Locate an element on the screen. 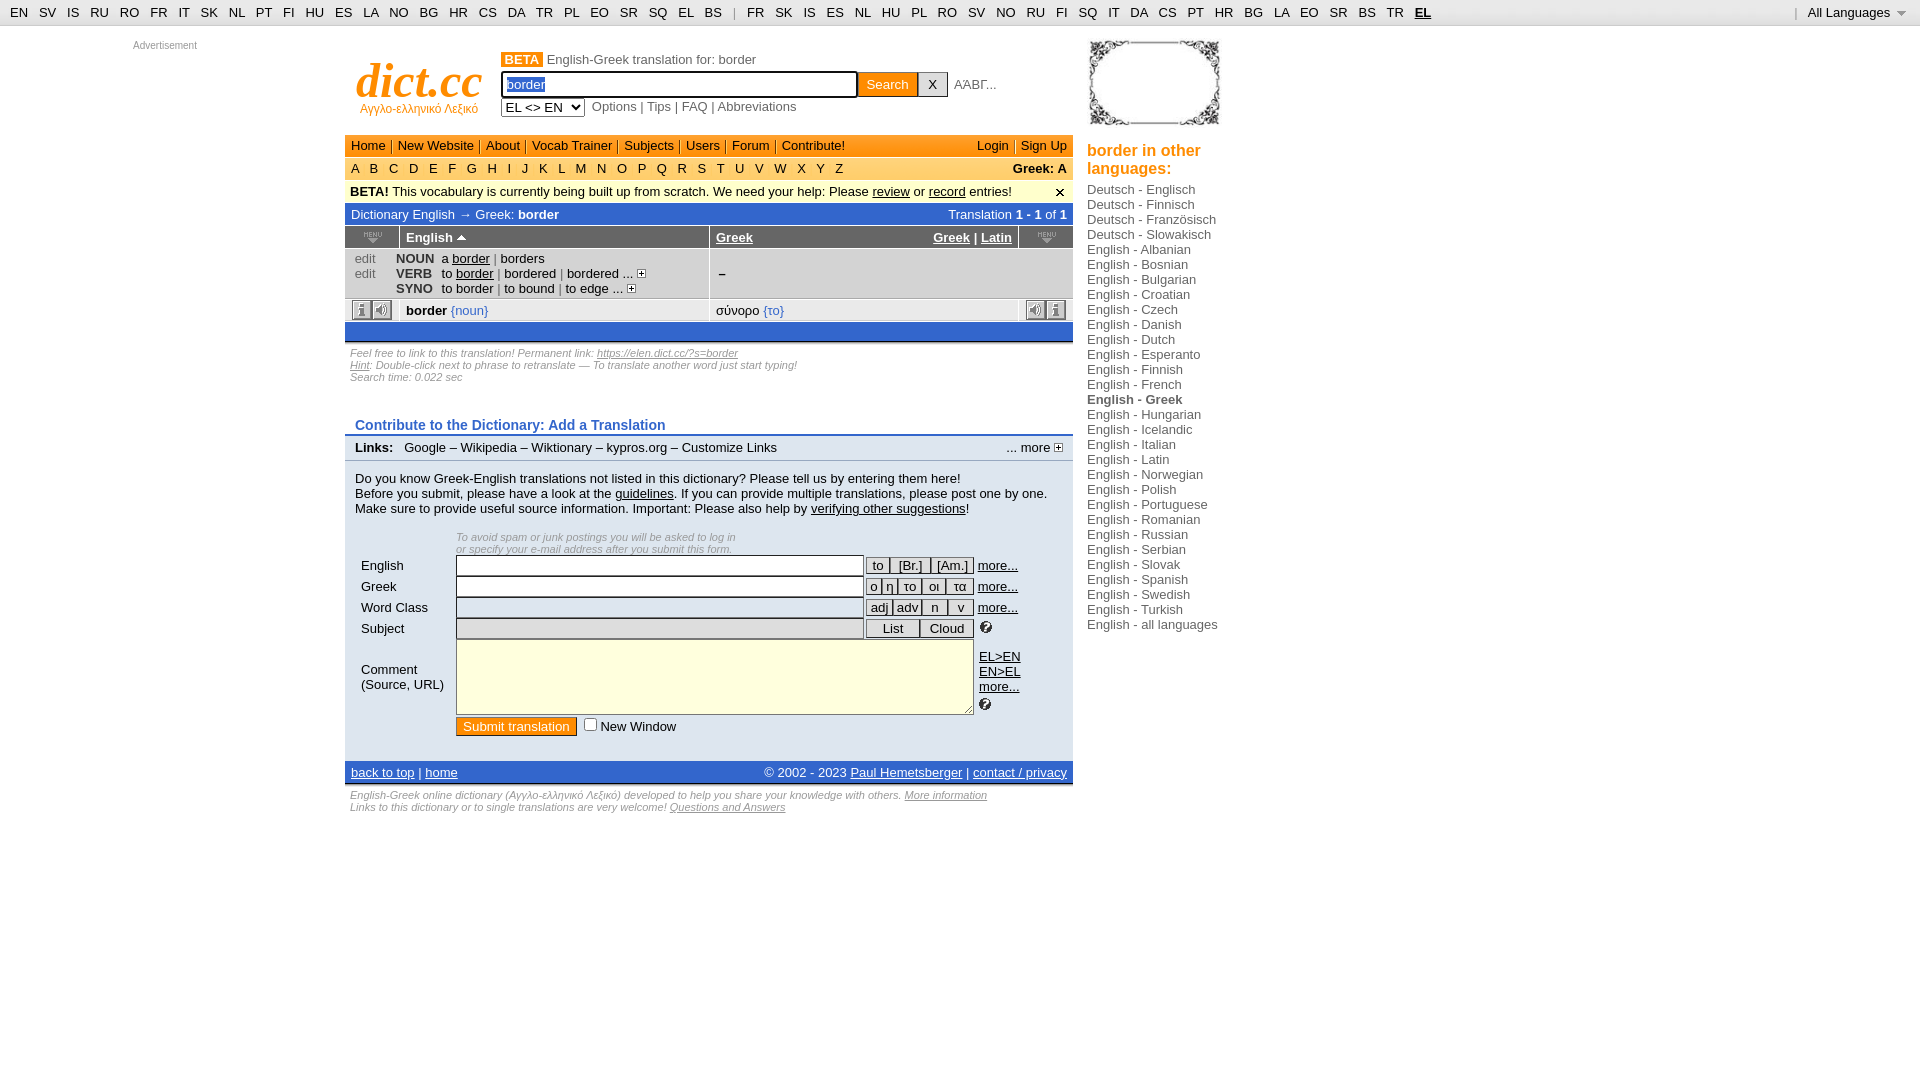 This screenshot has height=1080, width=1920. 'M' is located at coordinates (579, 167).